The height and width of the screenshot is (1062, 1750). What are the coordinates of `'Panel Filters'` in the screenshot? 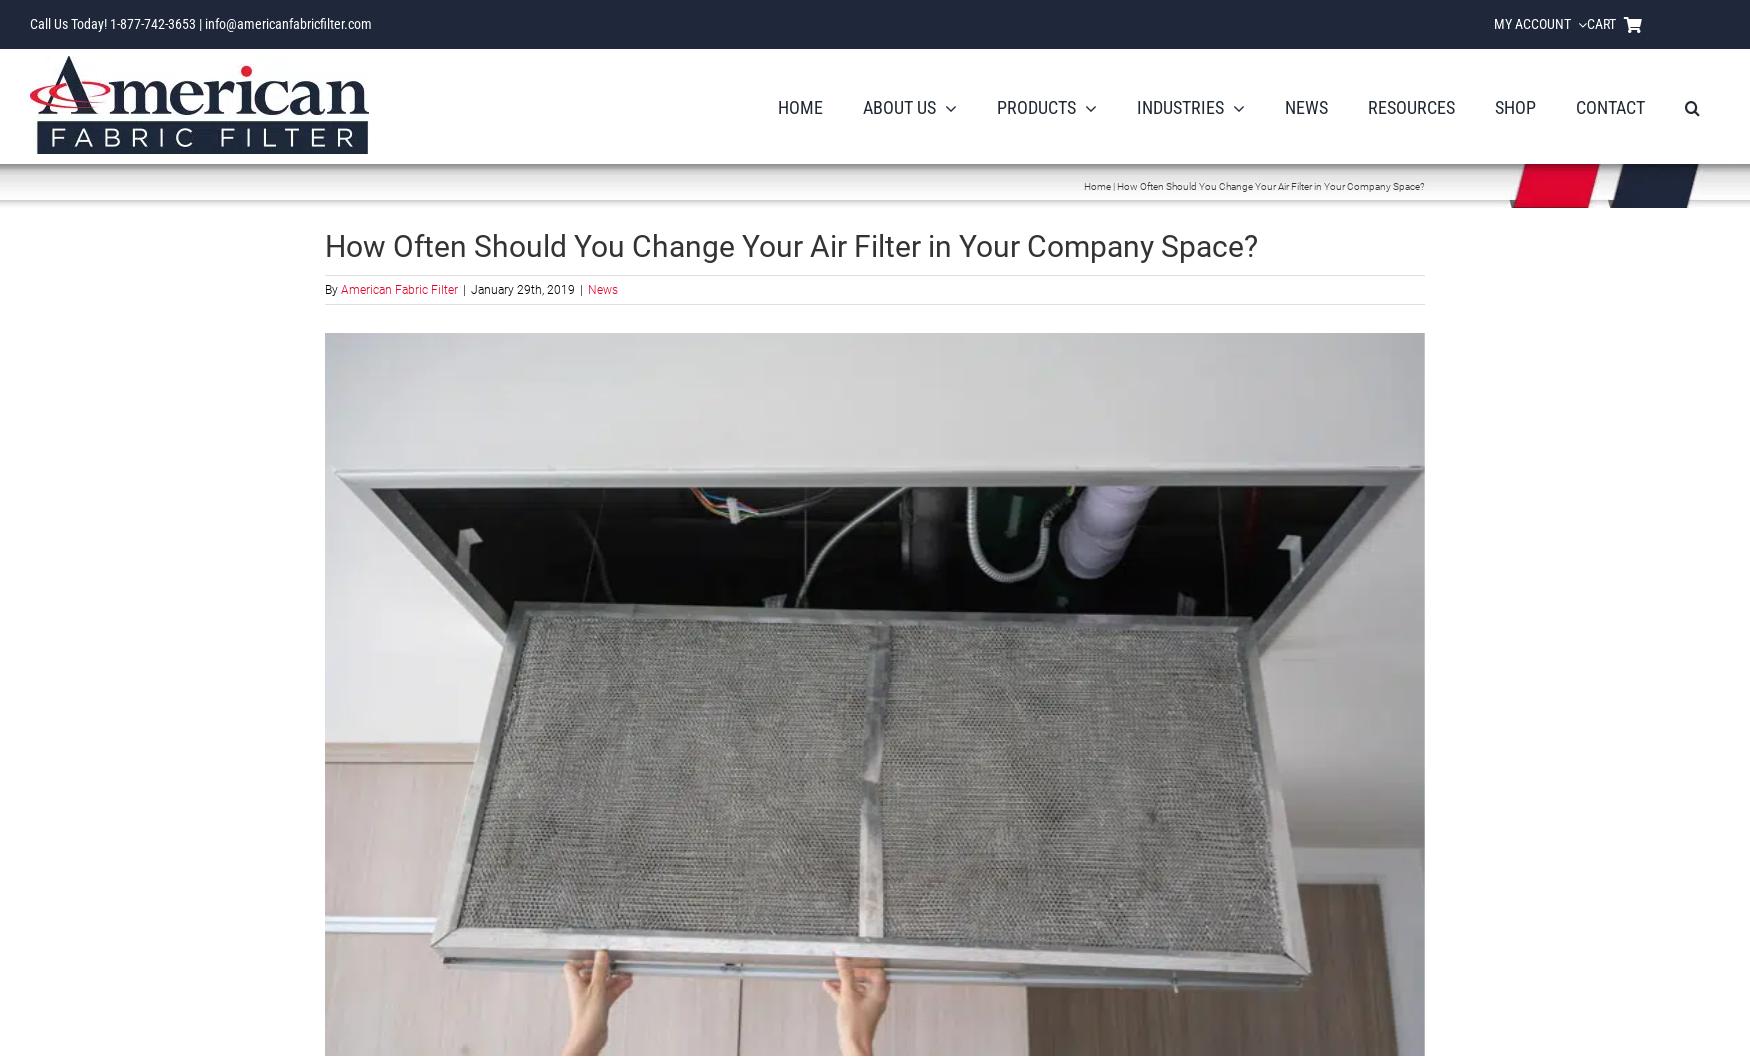 It's located at (255, 346).